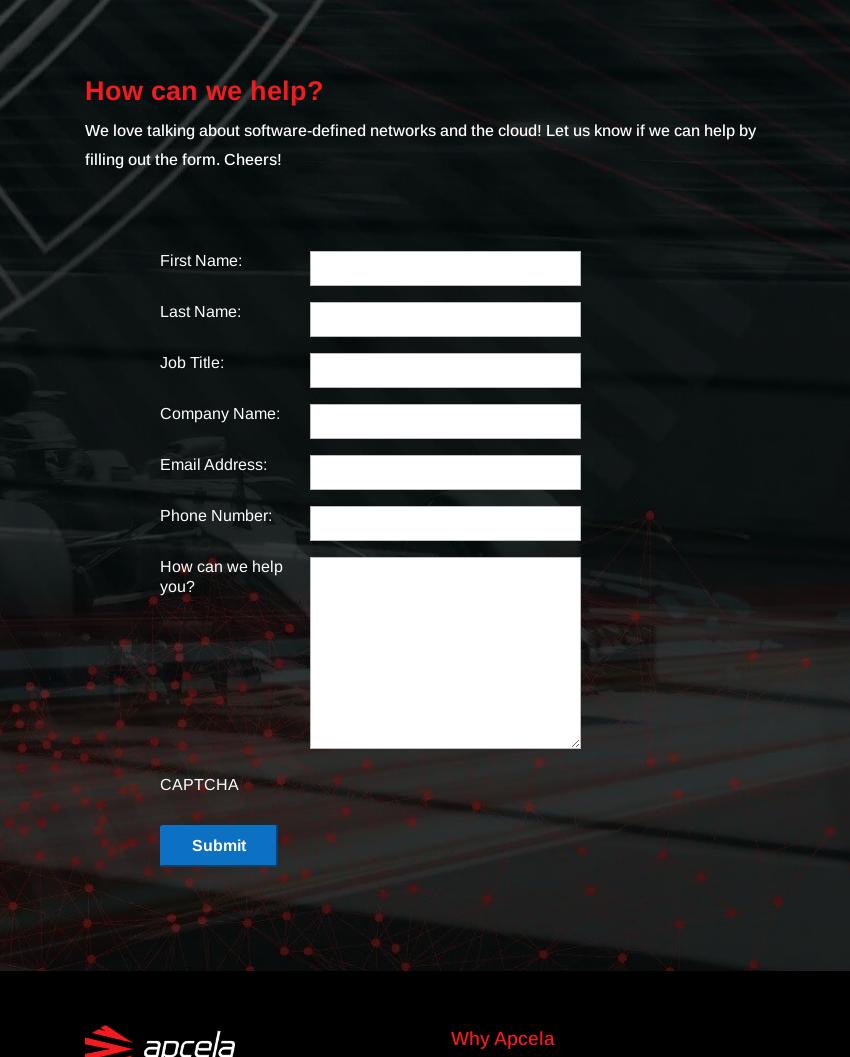 The image size is (850, 1057). I want to click on 'First Name:', so click(200, 259).